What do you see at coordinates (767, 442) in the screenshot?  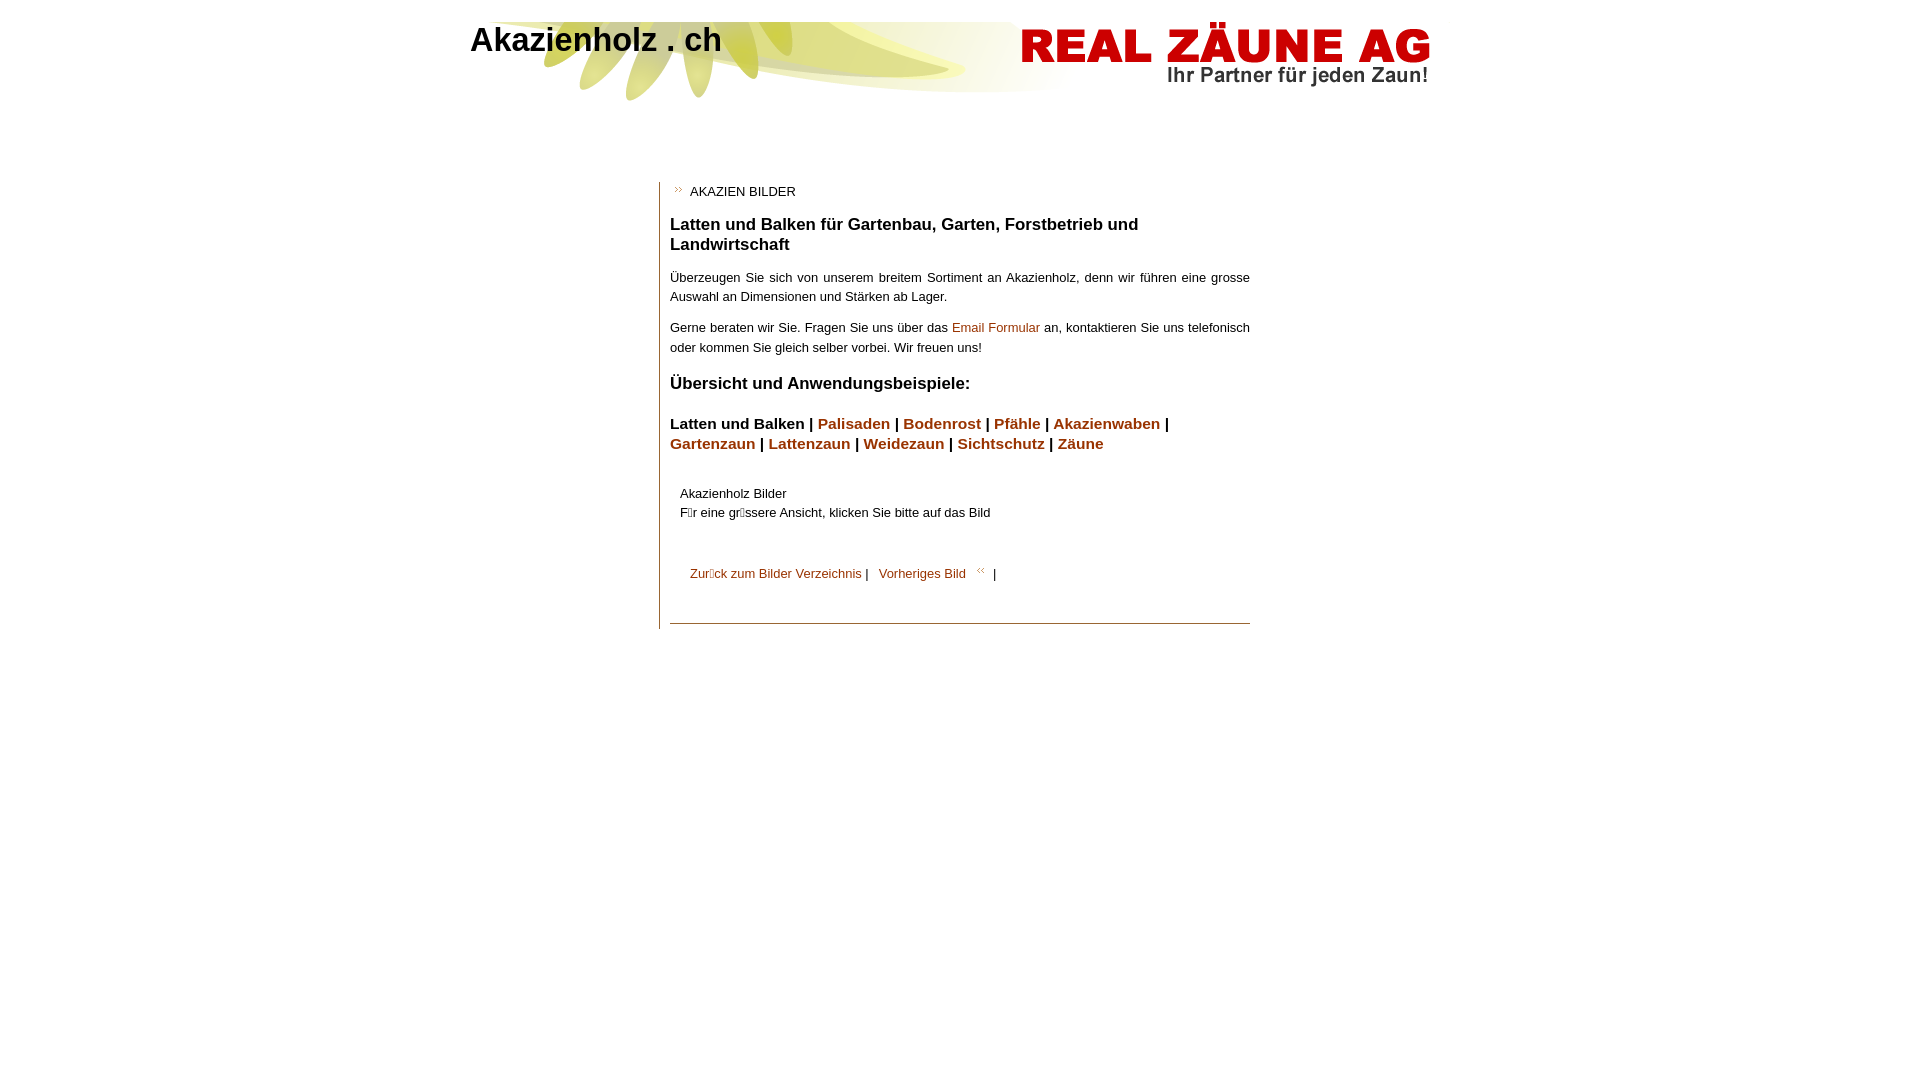 I see `'Lattenzaun'` at bounding box center [767, 442].